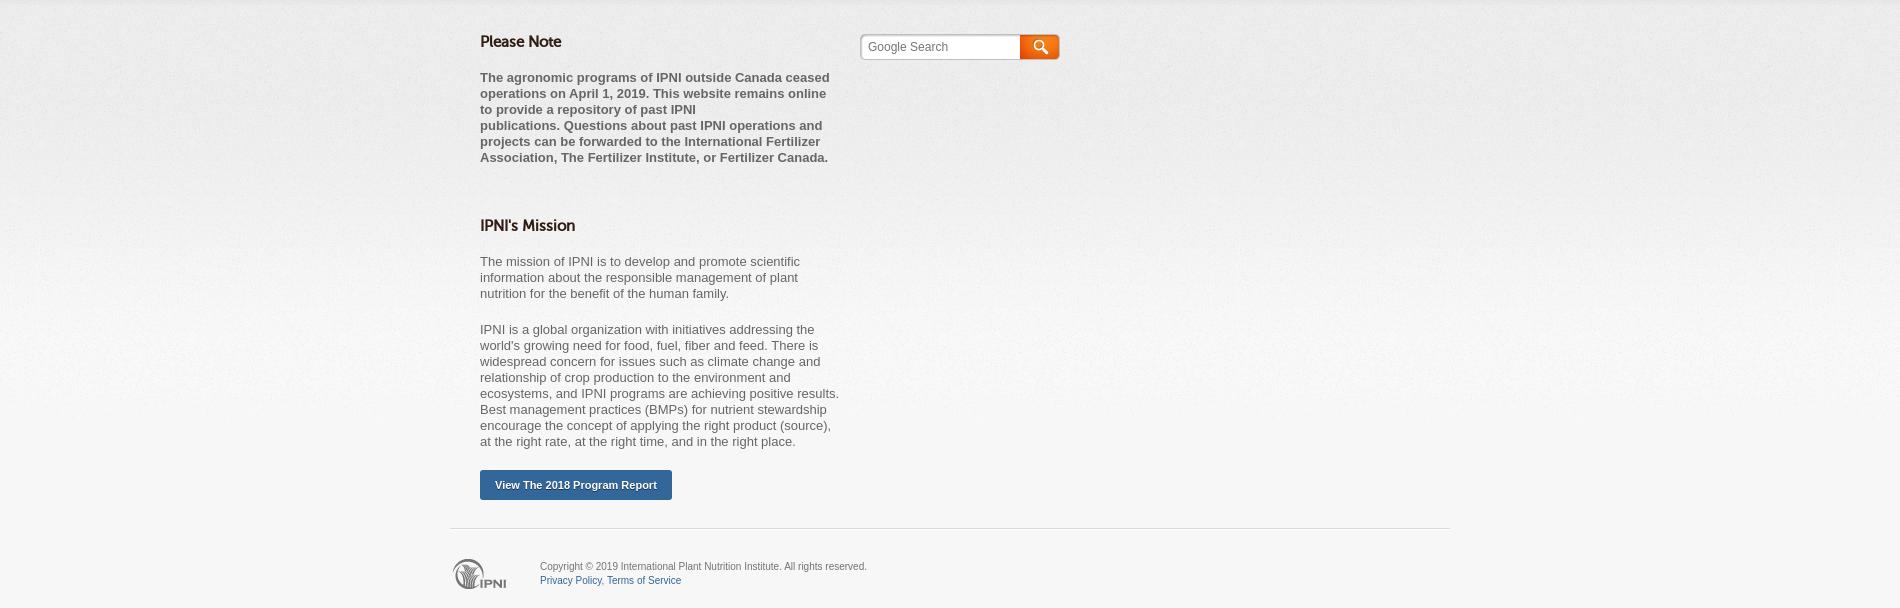  I want to click on 'IPNI's Mission', so click(479, 224).